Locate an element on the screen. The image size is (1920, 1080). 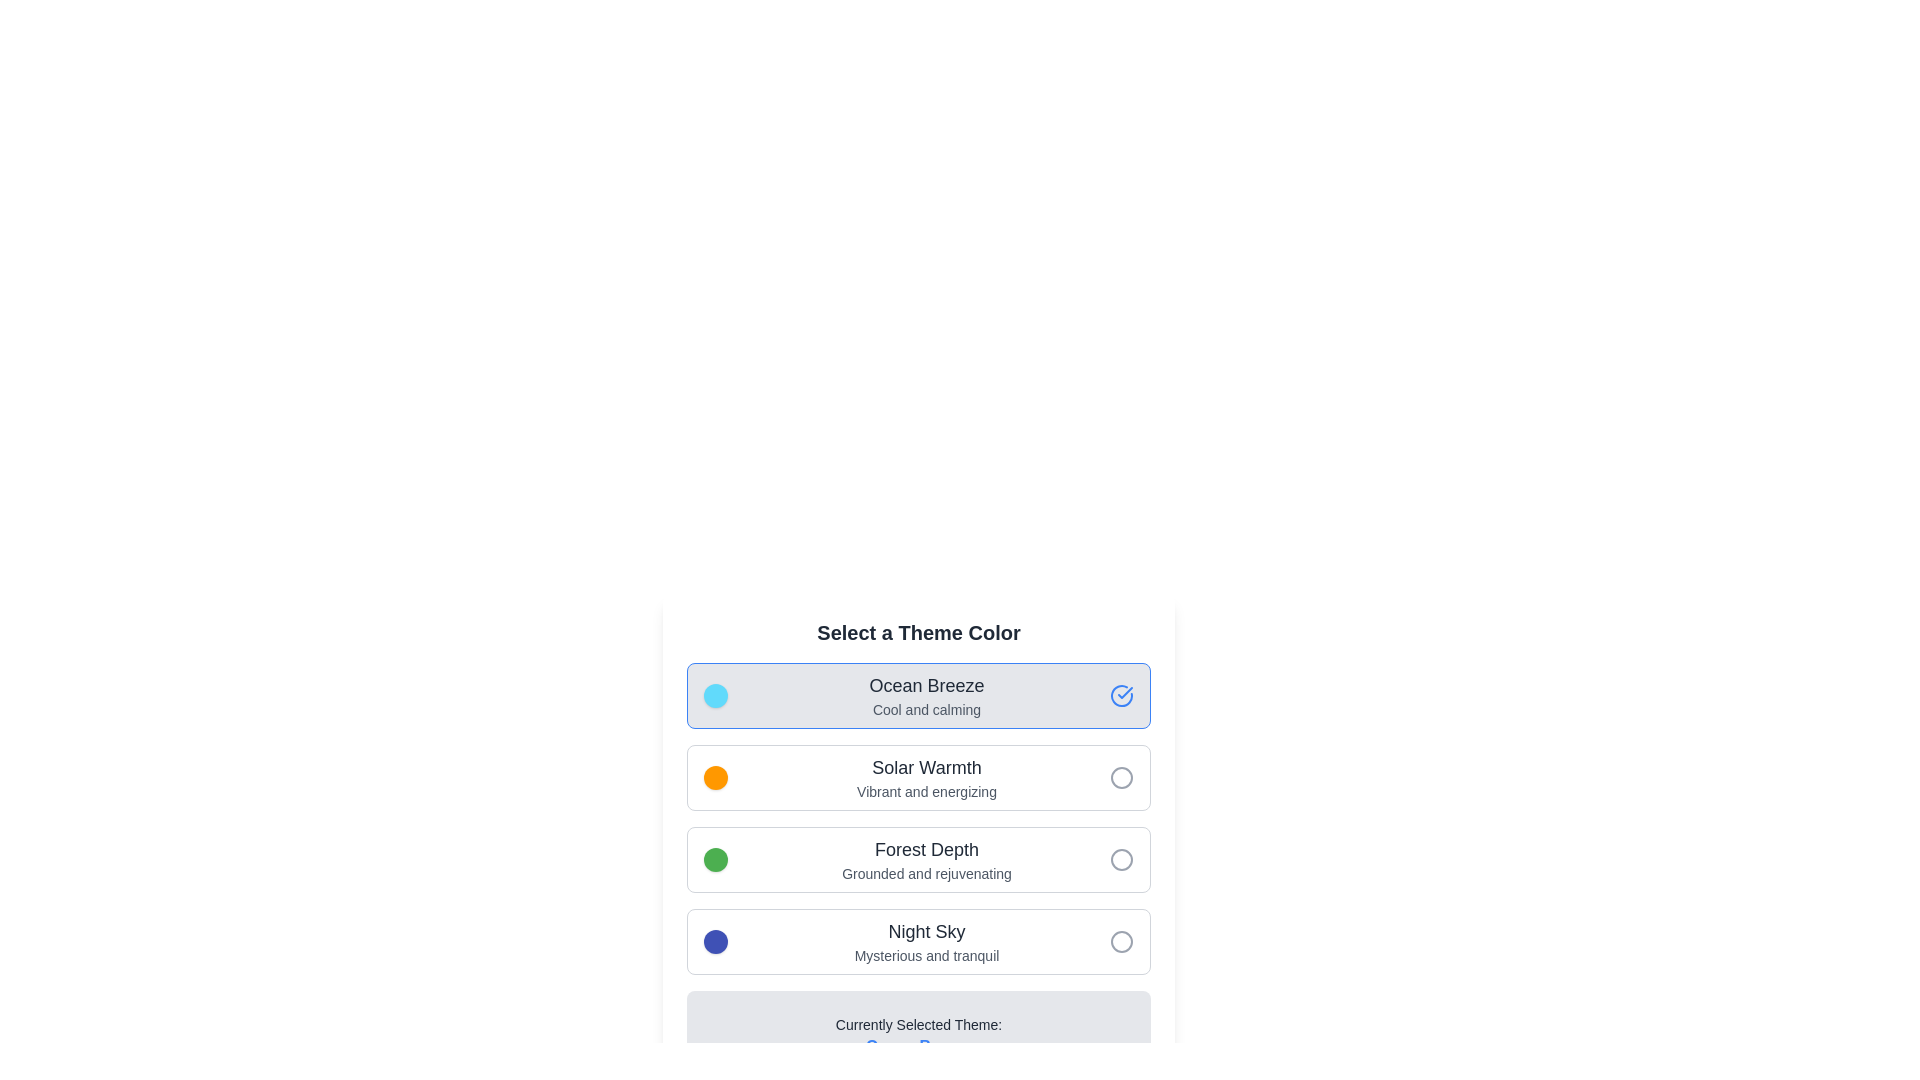
the static text label containing the text 'Grounded and rejuvenating', which is located below the 'Forest Depth' title in the theme options list is located at coordinates (925, 873).